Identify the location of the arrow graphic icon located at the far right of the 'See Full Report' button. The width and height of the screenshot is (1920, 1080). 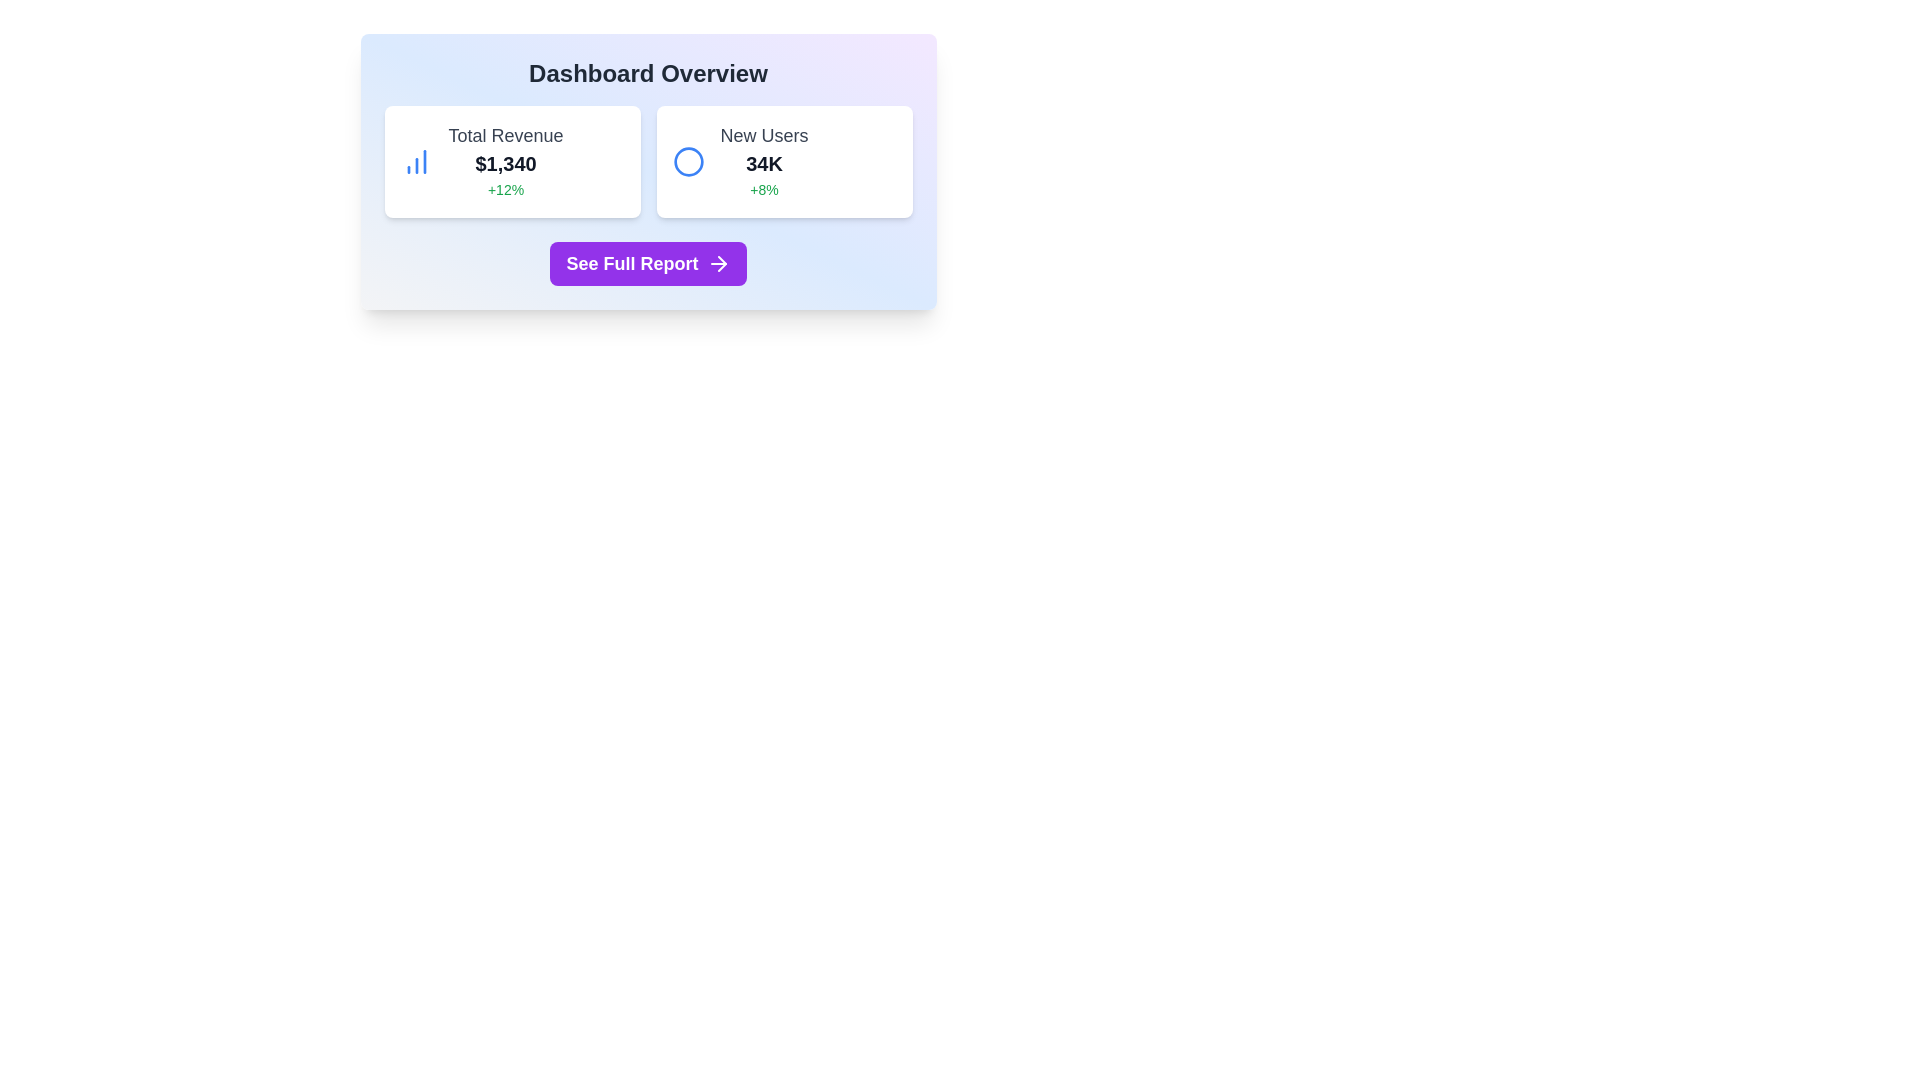
(718, 262).